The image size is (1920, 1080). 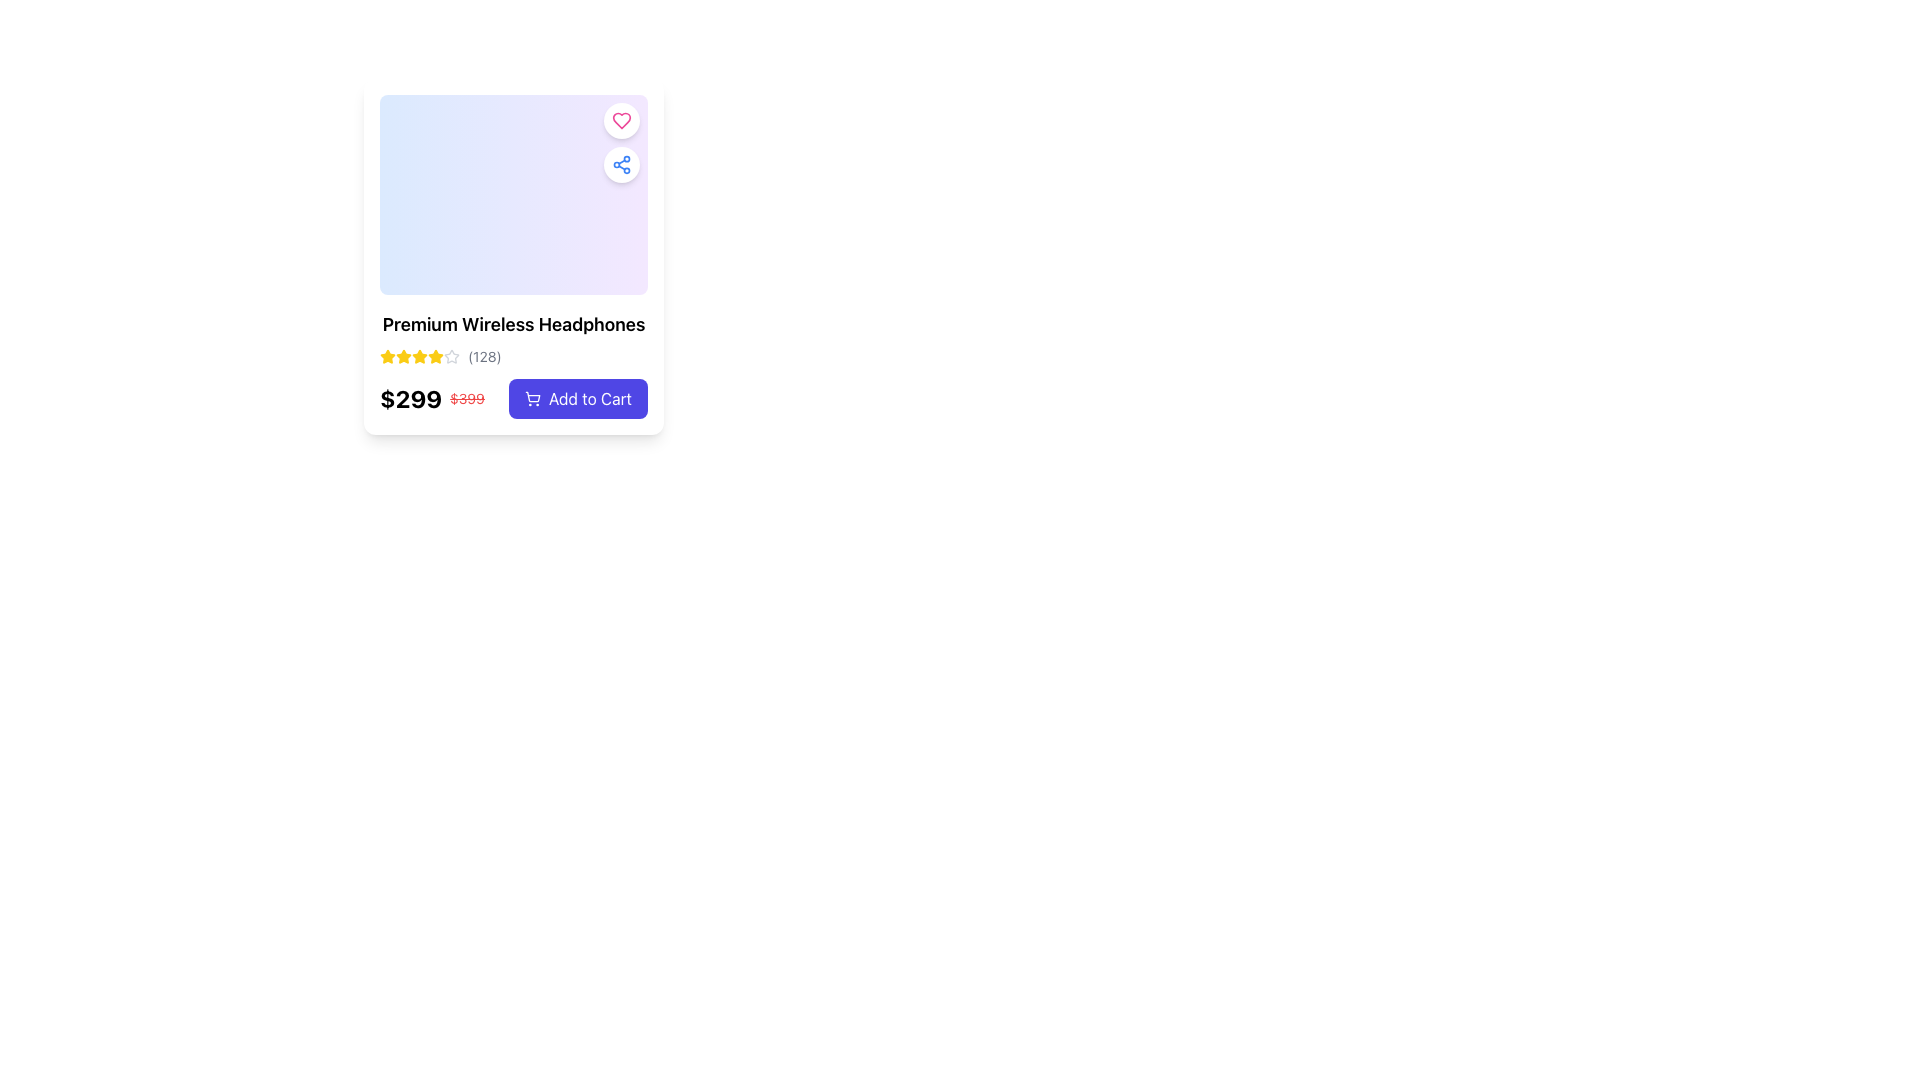 I want to click on the first yellow star icon in the star rating bar located beneath the product title 'Premium Wireless Headphones', so click(x=388, y=356).